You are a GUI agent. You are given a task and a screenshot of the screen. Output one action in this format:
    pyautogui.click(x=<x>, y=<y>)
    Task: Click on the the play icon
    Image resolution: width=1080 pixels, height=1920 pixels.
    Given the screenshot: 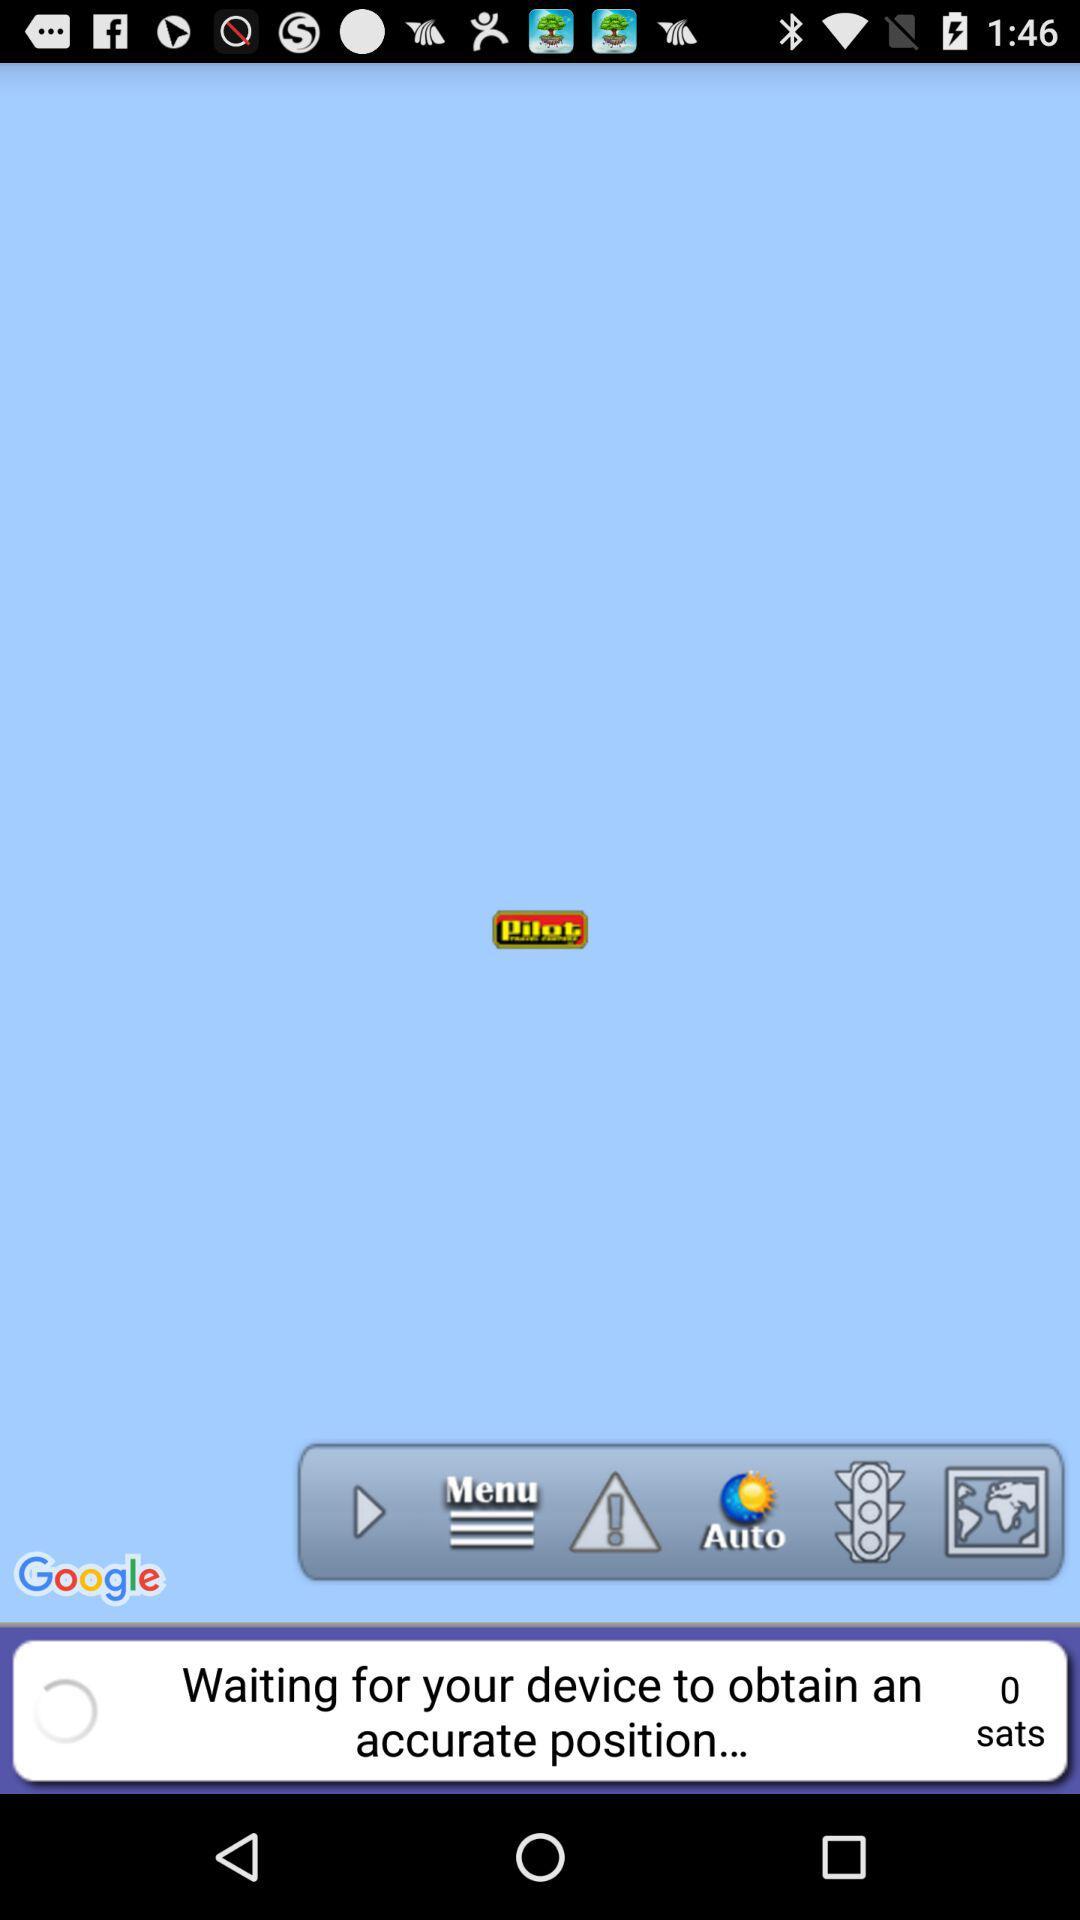 What is the action you would take?
    pyautogui.click(x=366, y=1618)
    